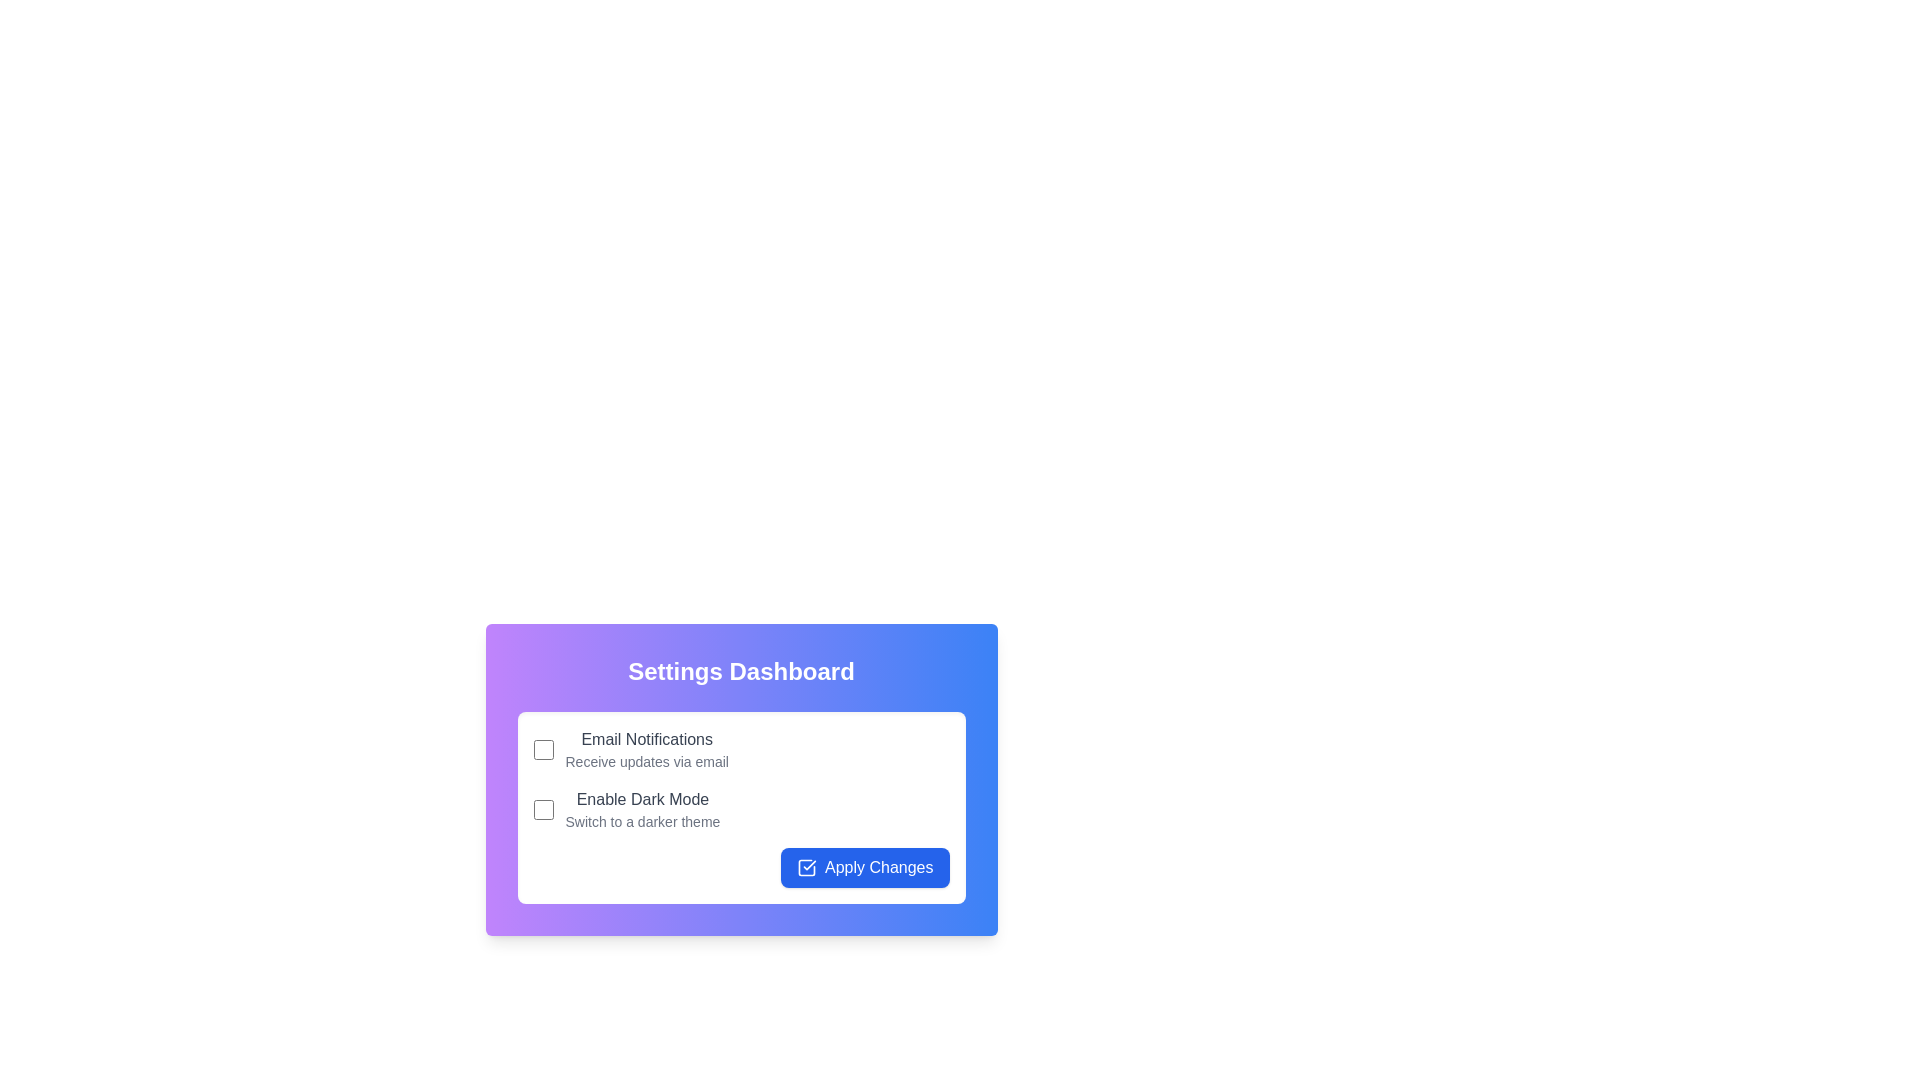 This screenshot has height=1080, width=1920. Describe the element at coordinates (643, 821) in the screenshot. I see `the text label that provides additional descriptive information about the 'Enable Dark Mode' feature, located below the 'Enable Dark Mode' text in the settings card` at that location.